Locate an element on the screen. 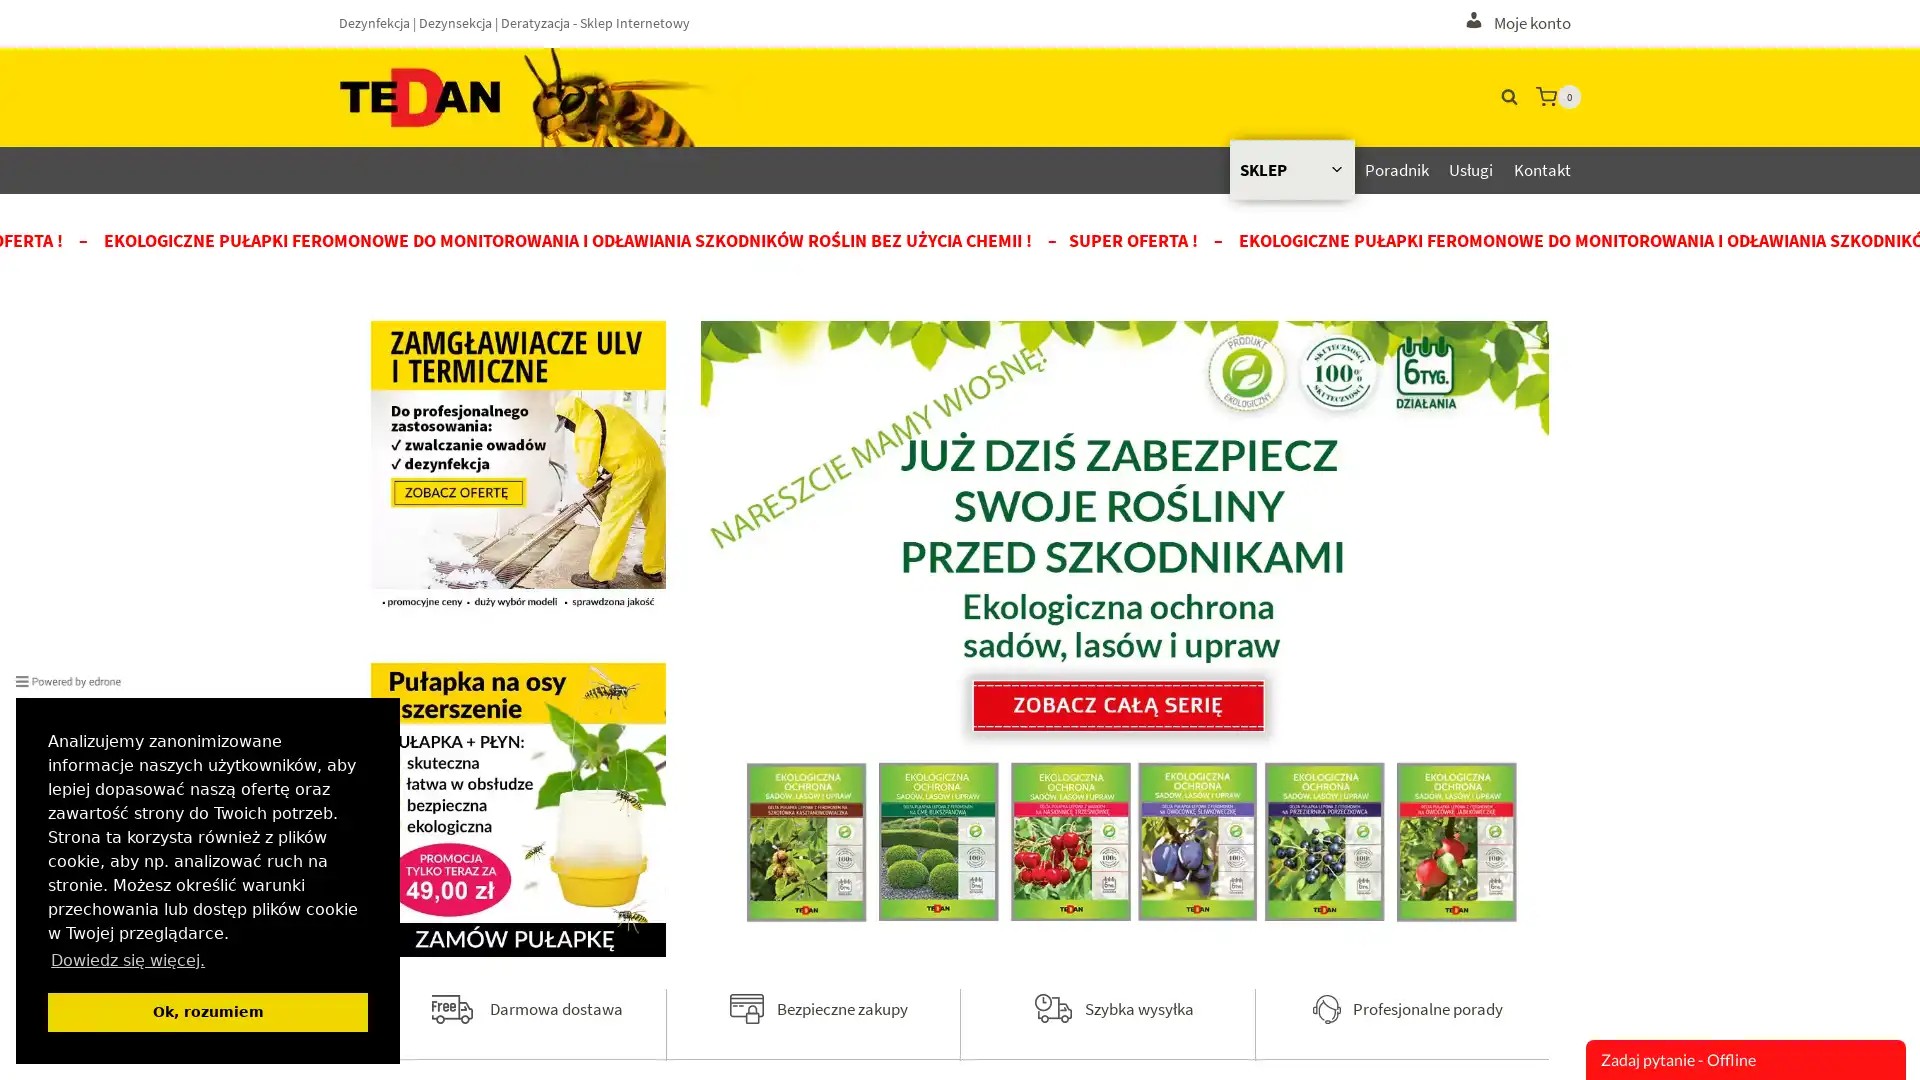  learn more about cookies is located at coordinates (127, 959).